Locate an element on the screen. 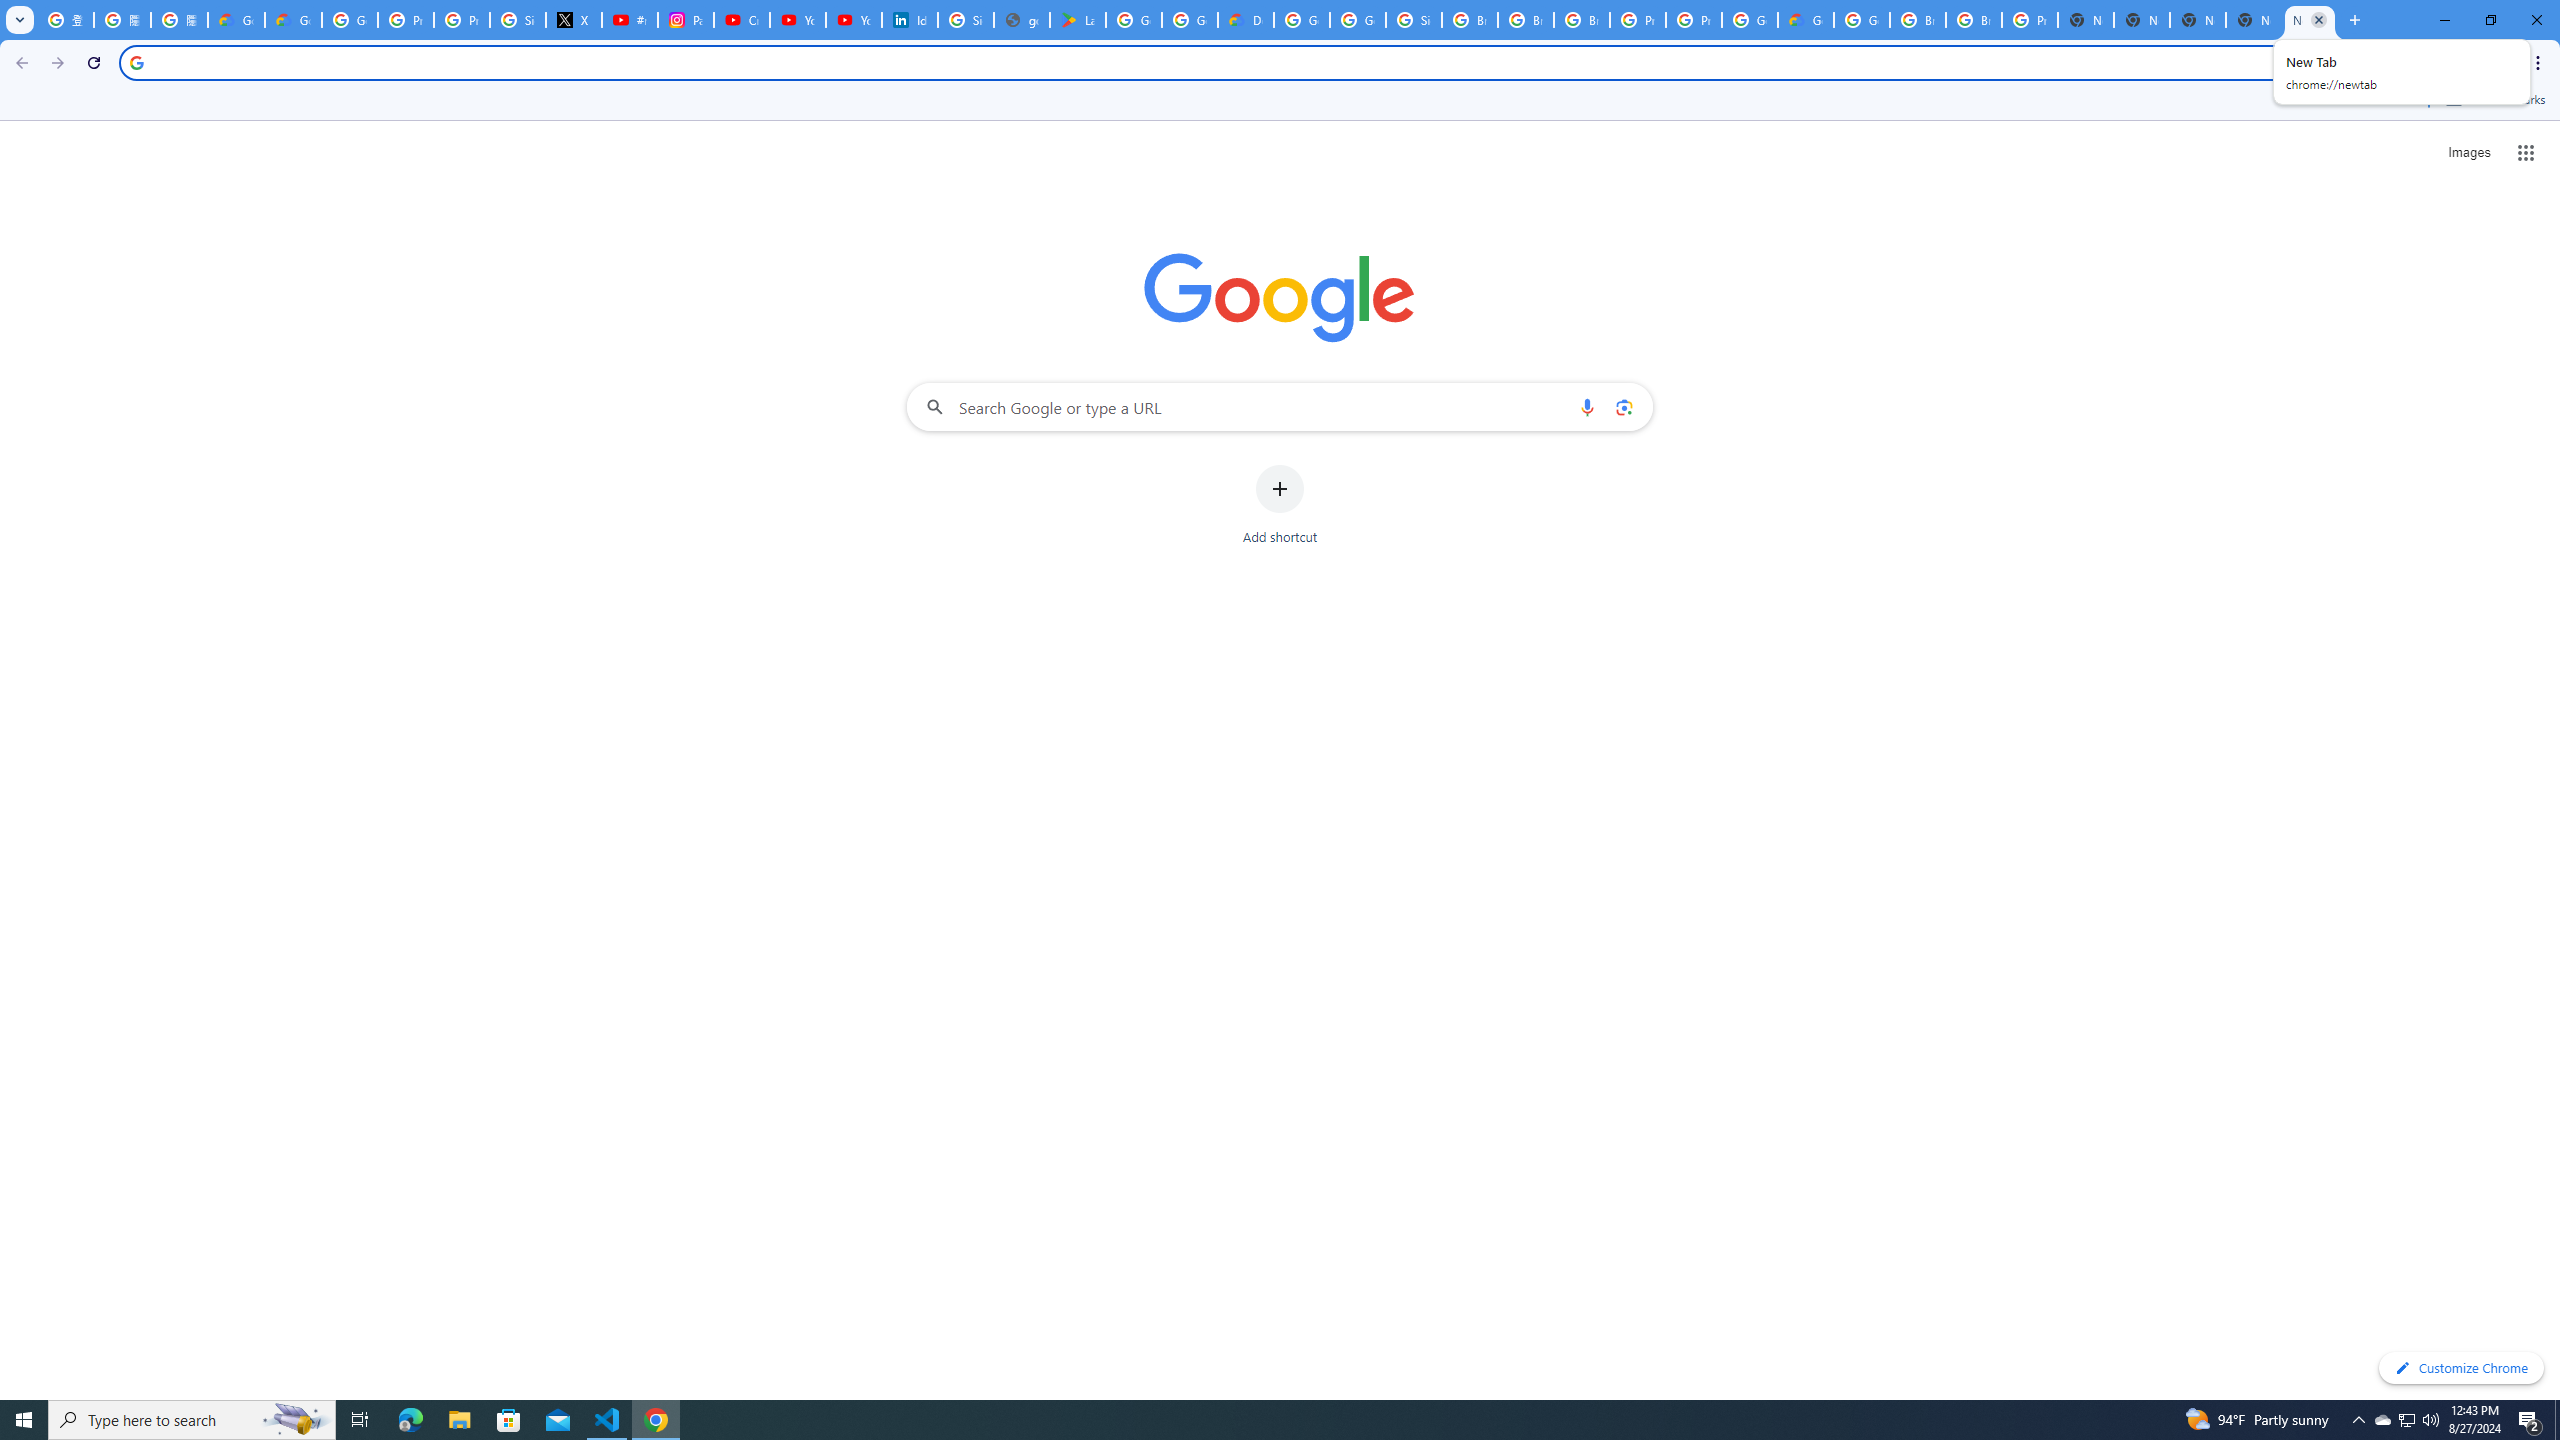 This screenshot has height=1440, width=2560. 'Search by voice' is located at coordinates (1586, 405).